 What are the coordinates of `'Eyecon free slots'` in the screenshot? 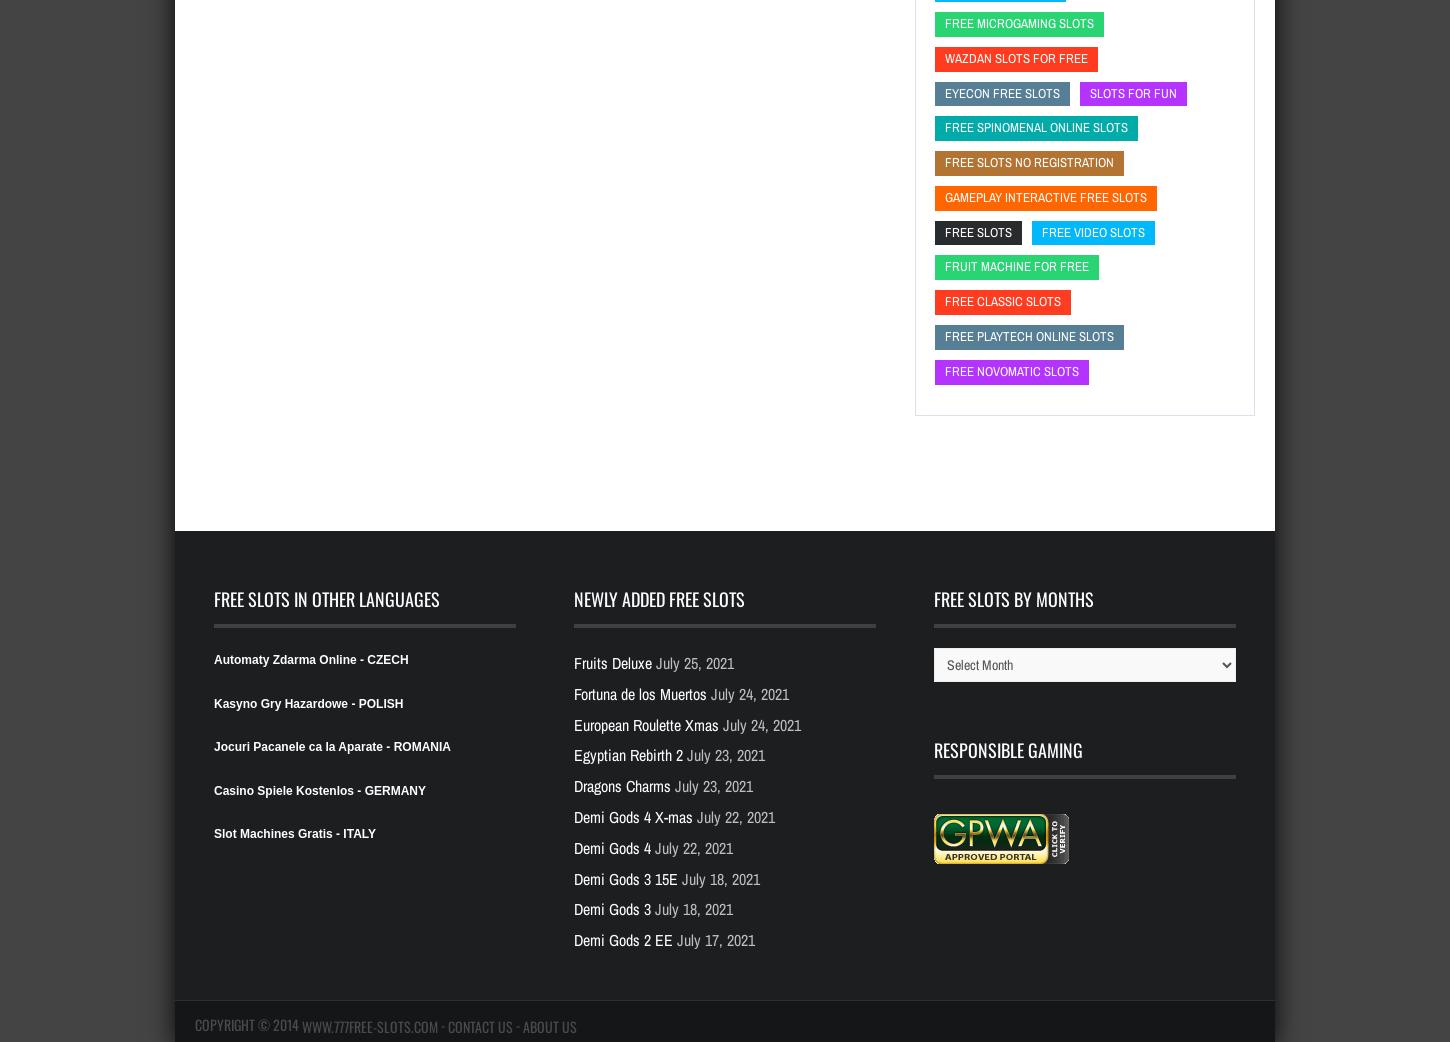 It's located at (943, 92).